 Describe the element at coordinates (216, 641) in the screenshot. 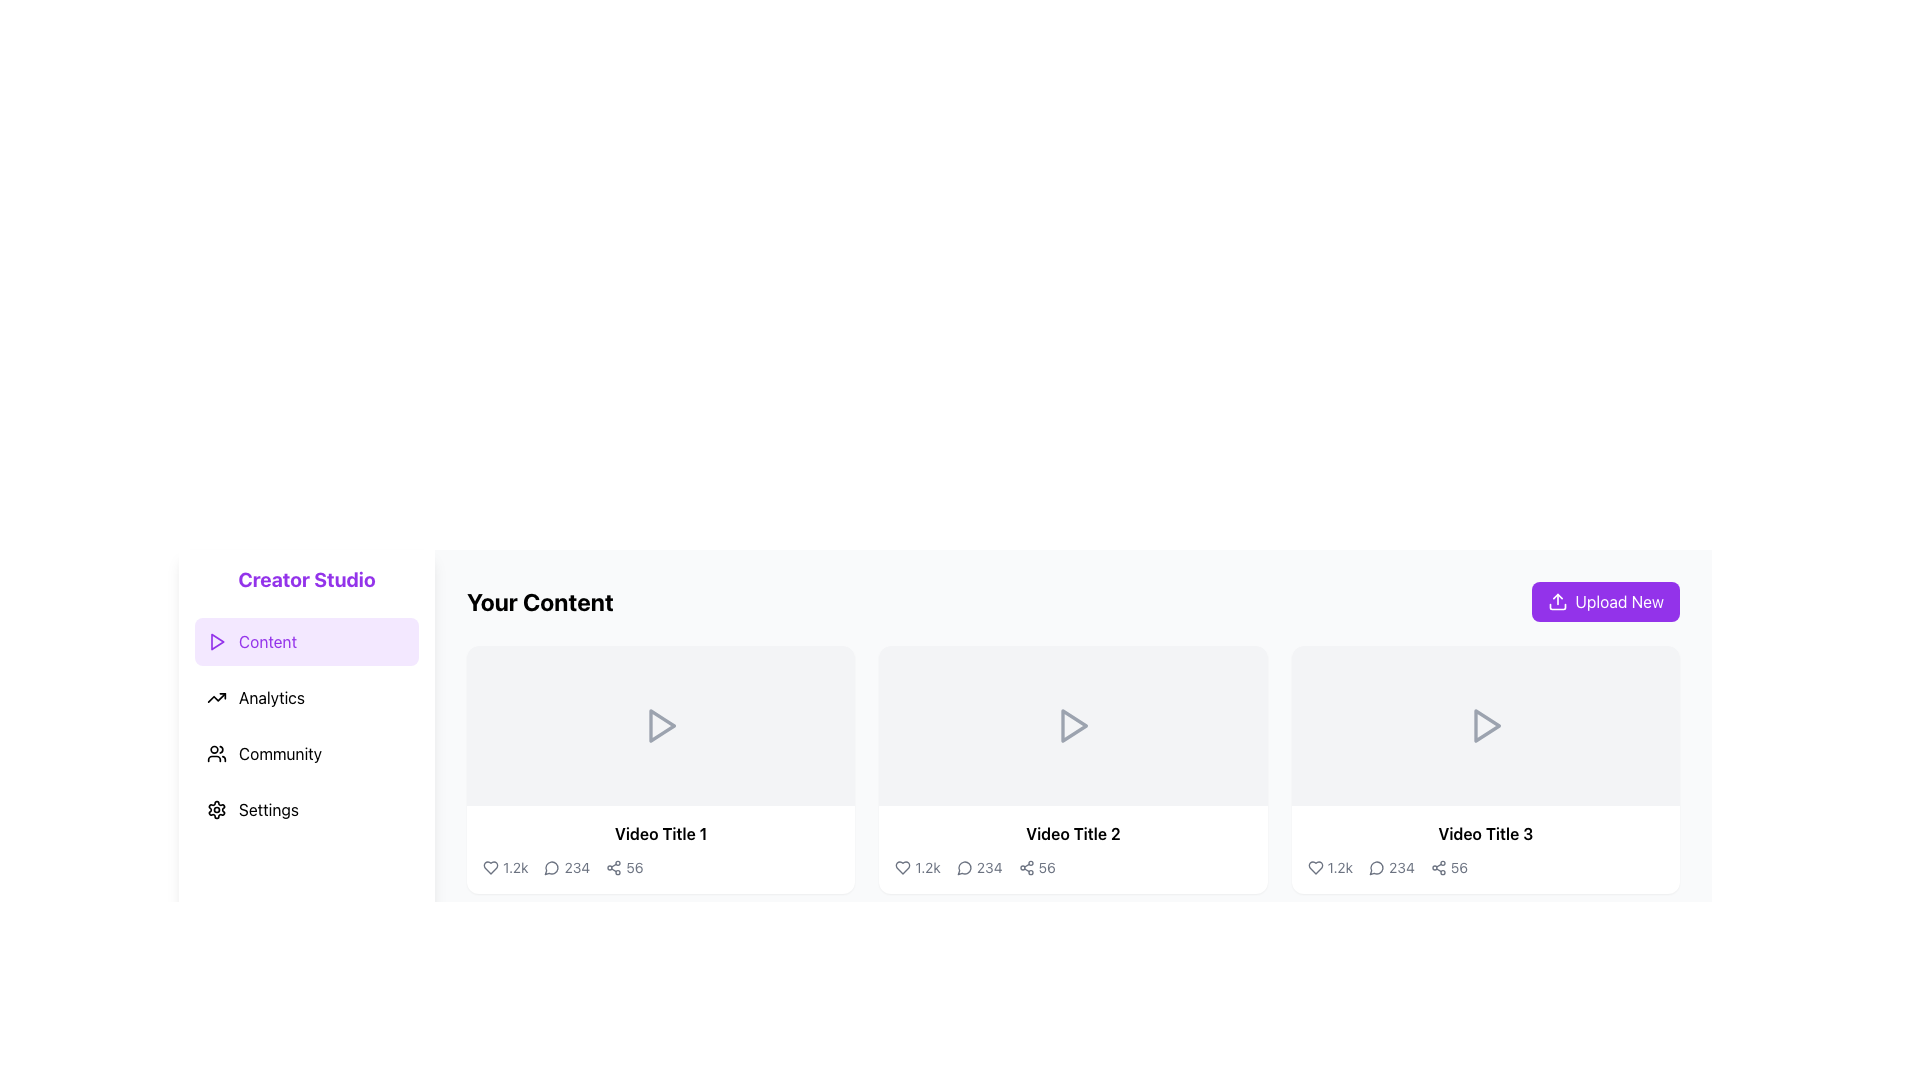

I see `the triangular play button icon with a purple outline located to the left of the 'Content' label in the sidebar` at that location.